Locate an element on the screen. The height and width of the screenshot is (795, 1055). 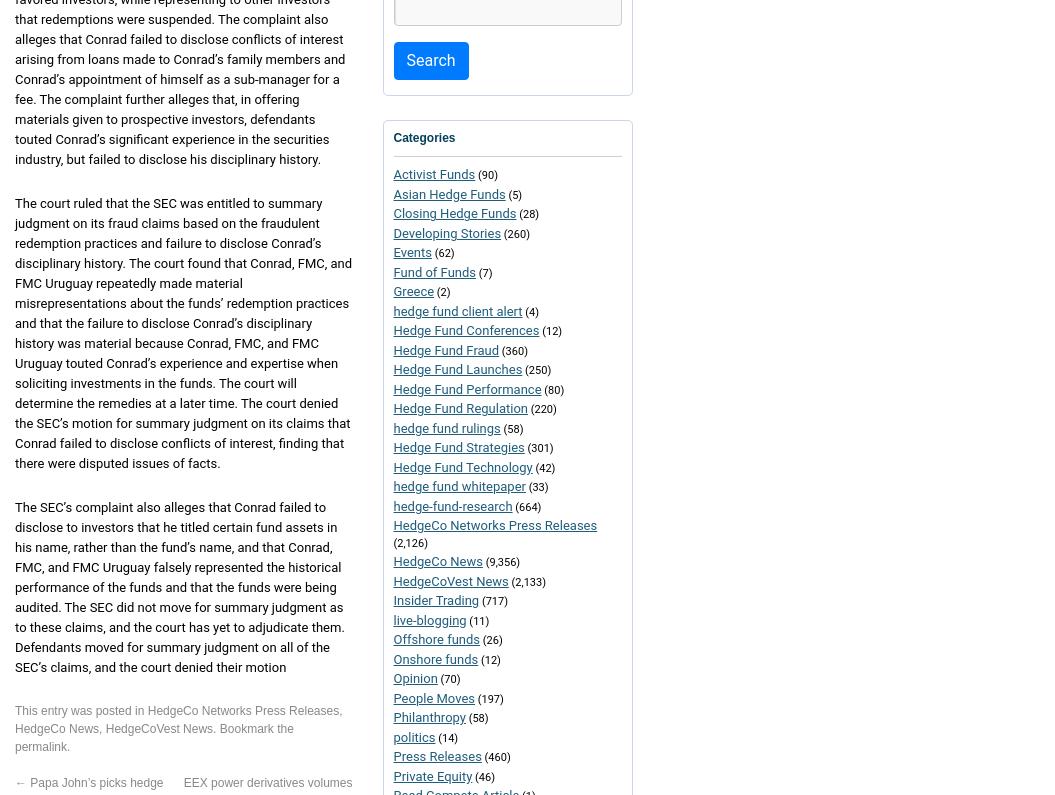
'(80)' is located at coordinates (551, 388).